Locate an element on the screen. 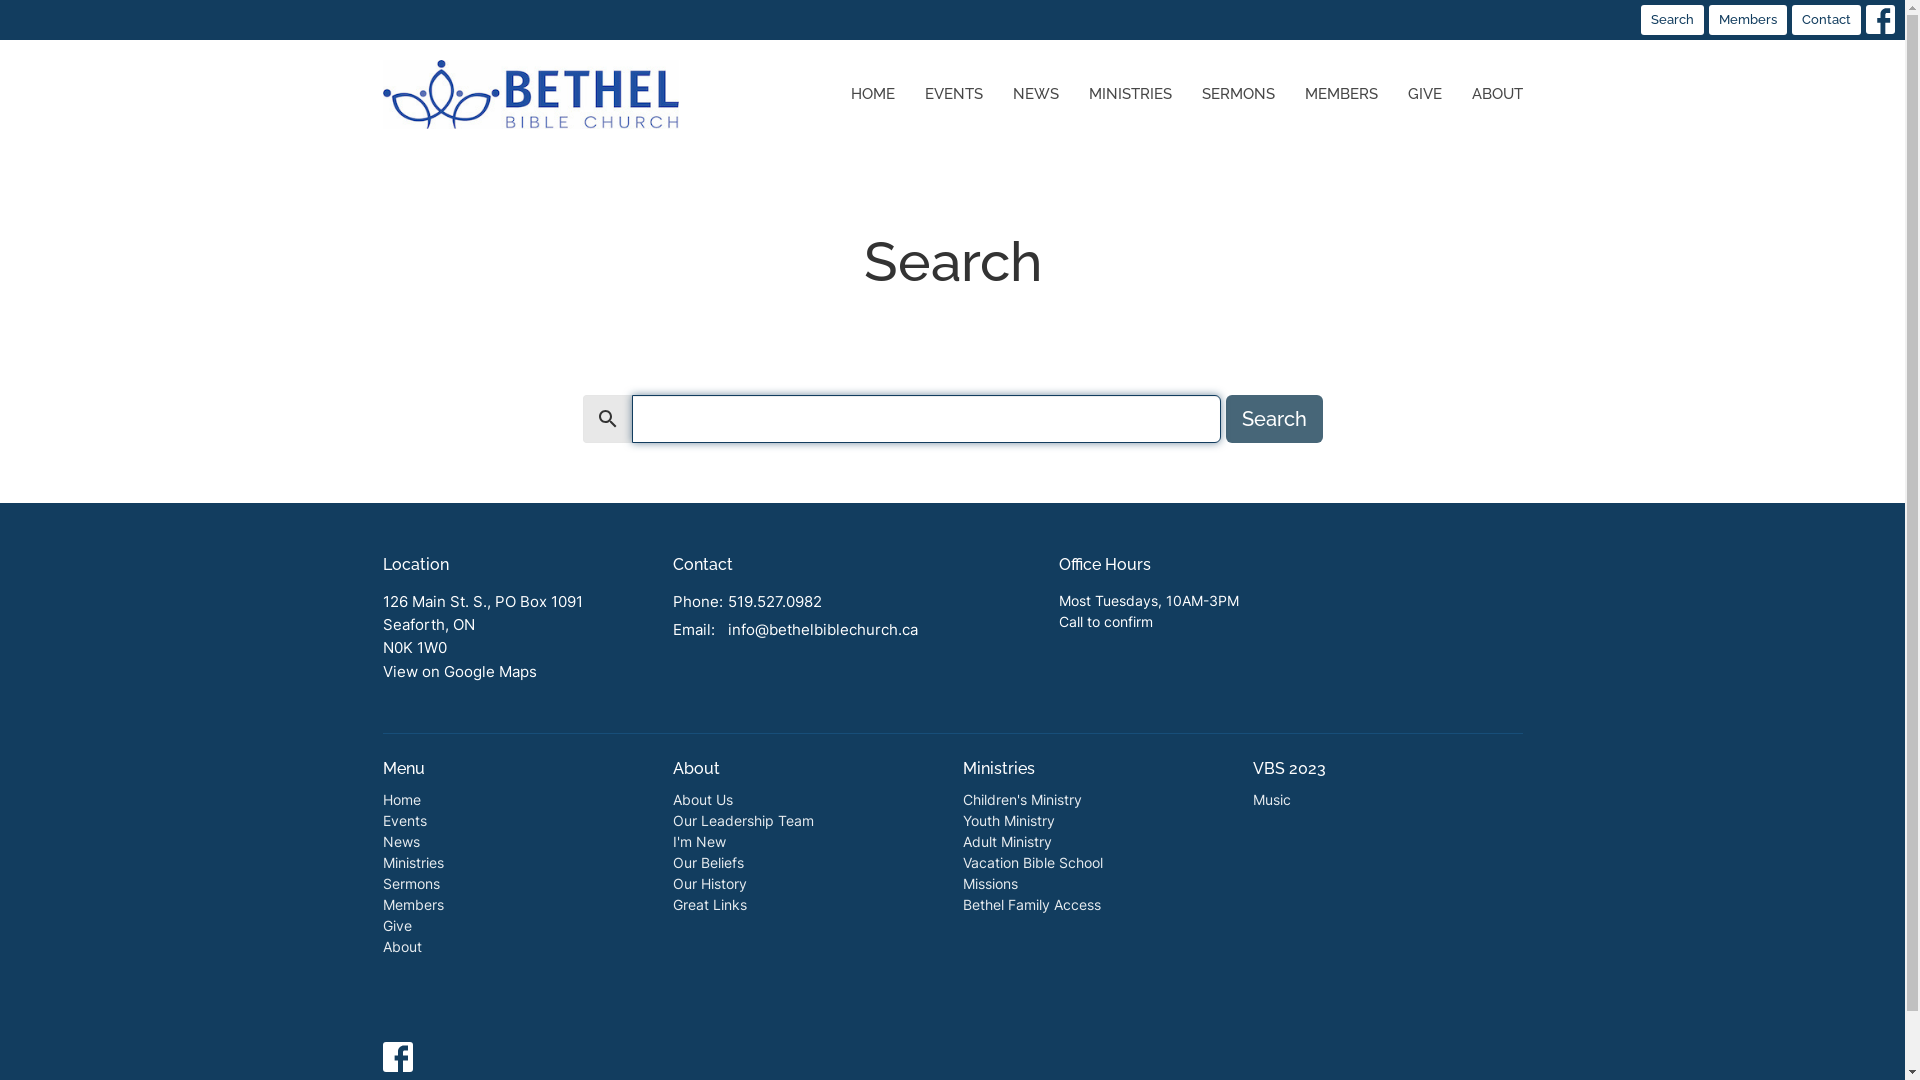 The image size is (1920, 1080). 'I'm New' is located at coordinates (698, 841).